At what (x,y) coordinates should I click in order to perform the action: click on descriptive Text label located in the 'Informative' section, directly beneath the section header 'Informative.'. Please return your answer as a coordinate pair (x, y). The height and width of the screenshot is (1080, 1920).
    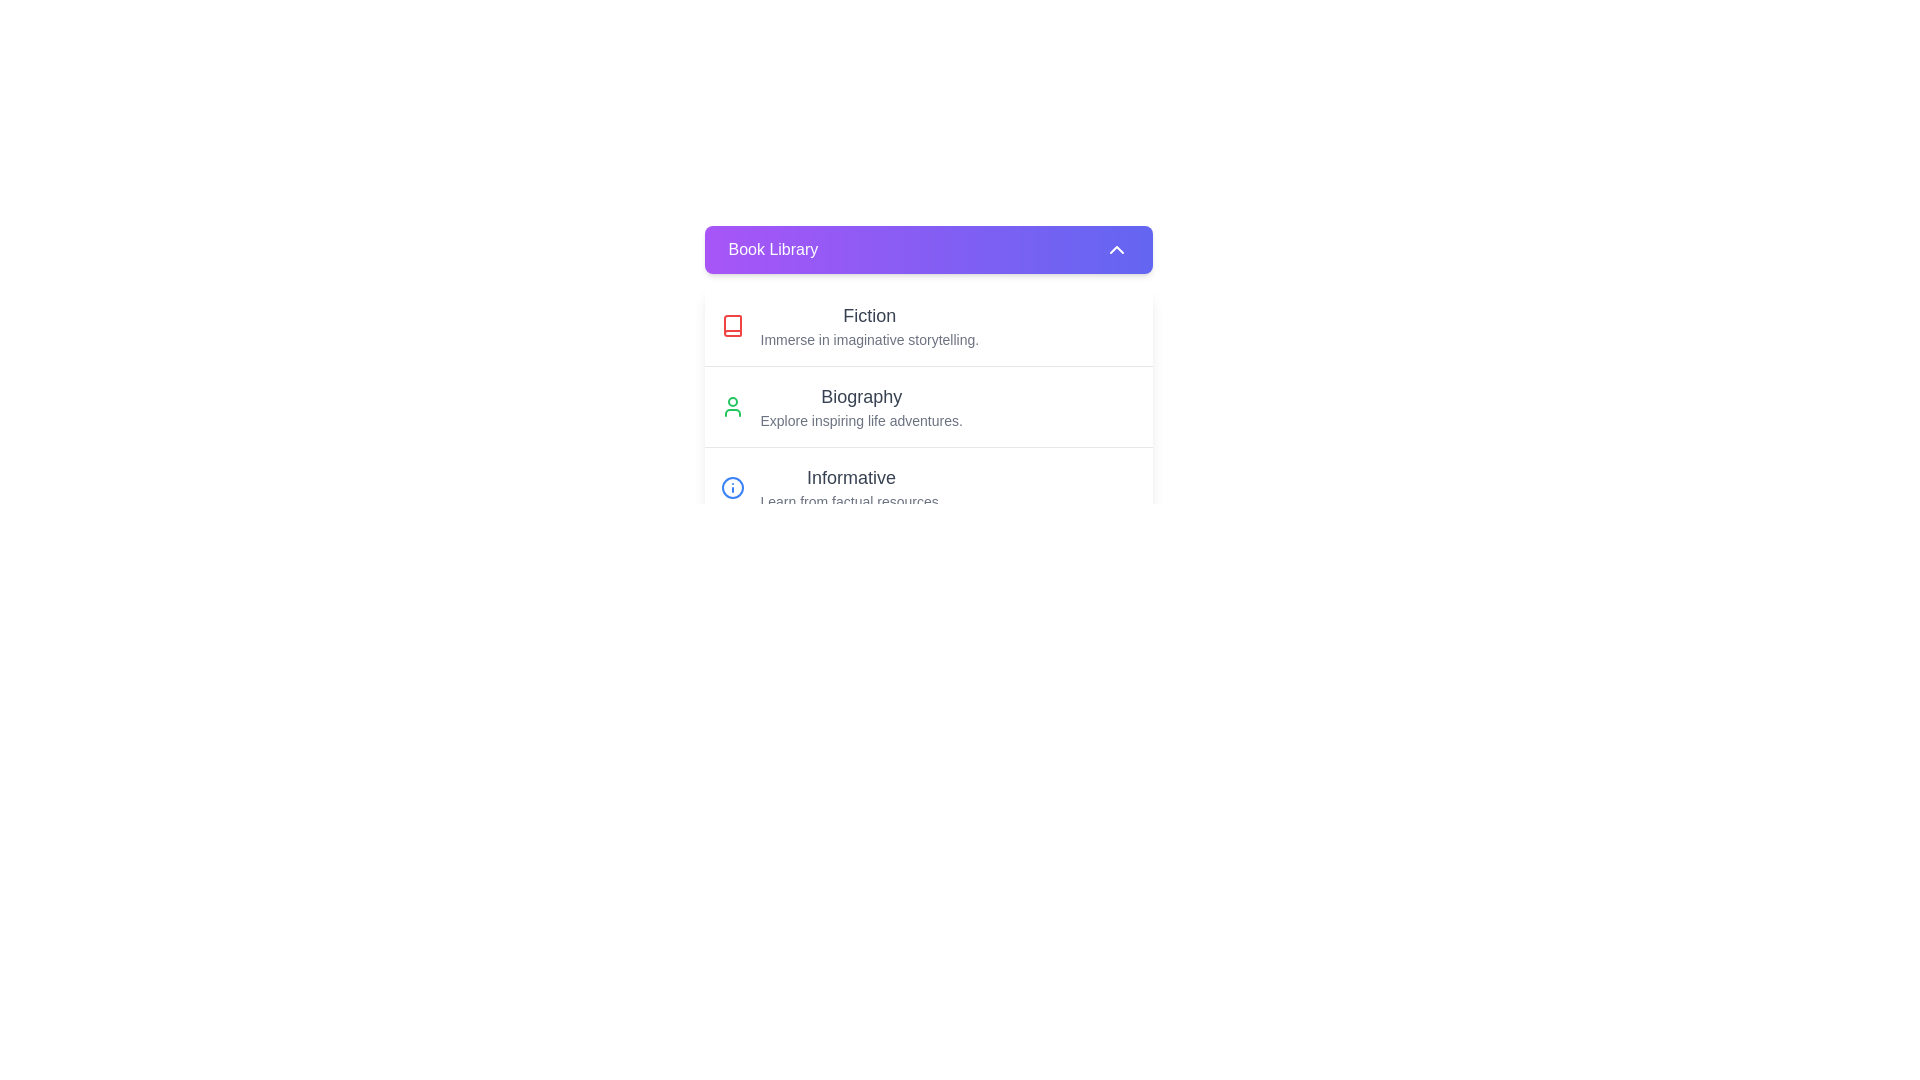
    Looking at the image, I should click on (851, 500).